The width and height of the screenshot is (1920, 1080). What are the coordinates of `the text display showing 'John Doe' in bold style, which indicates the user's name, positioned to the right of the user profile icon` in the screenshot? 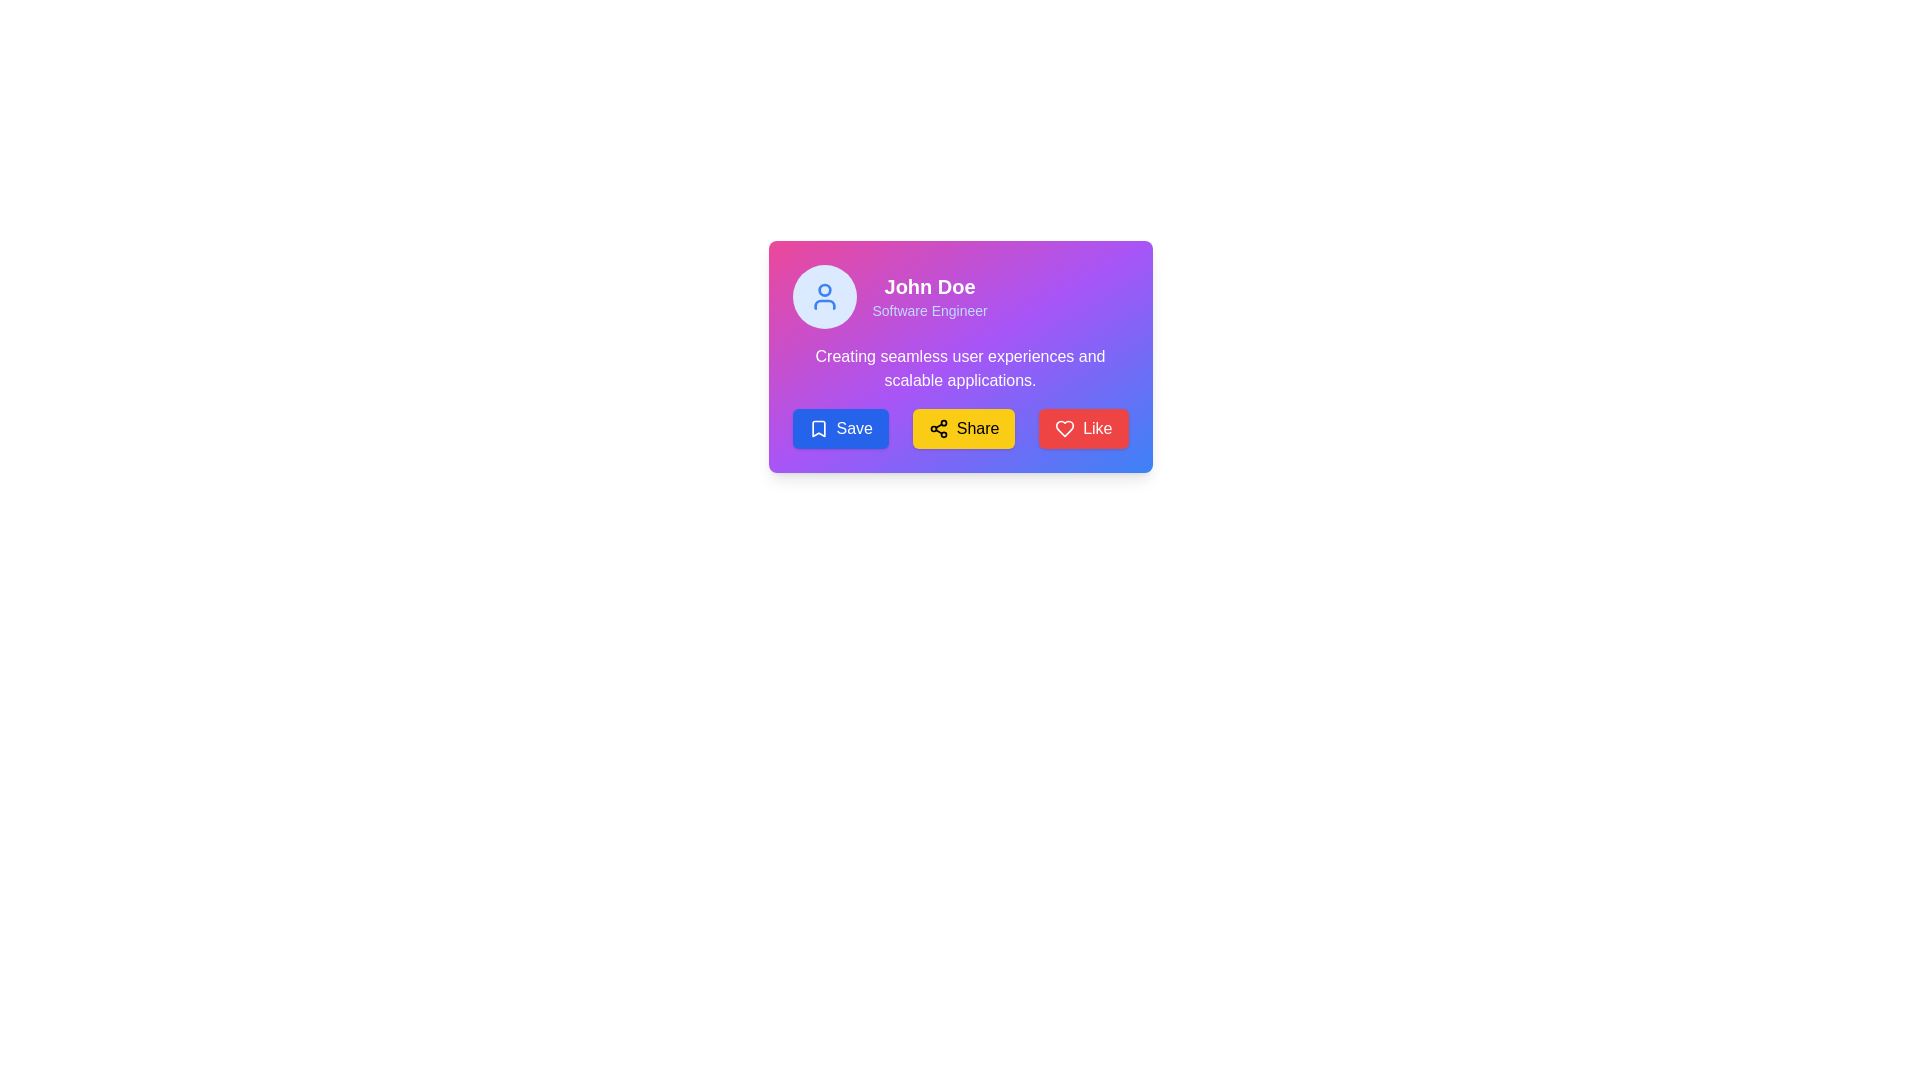 It's located at (960, 297).